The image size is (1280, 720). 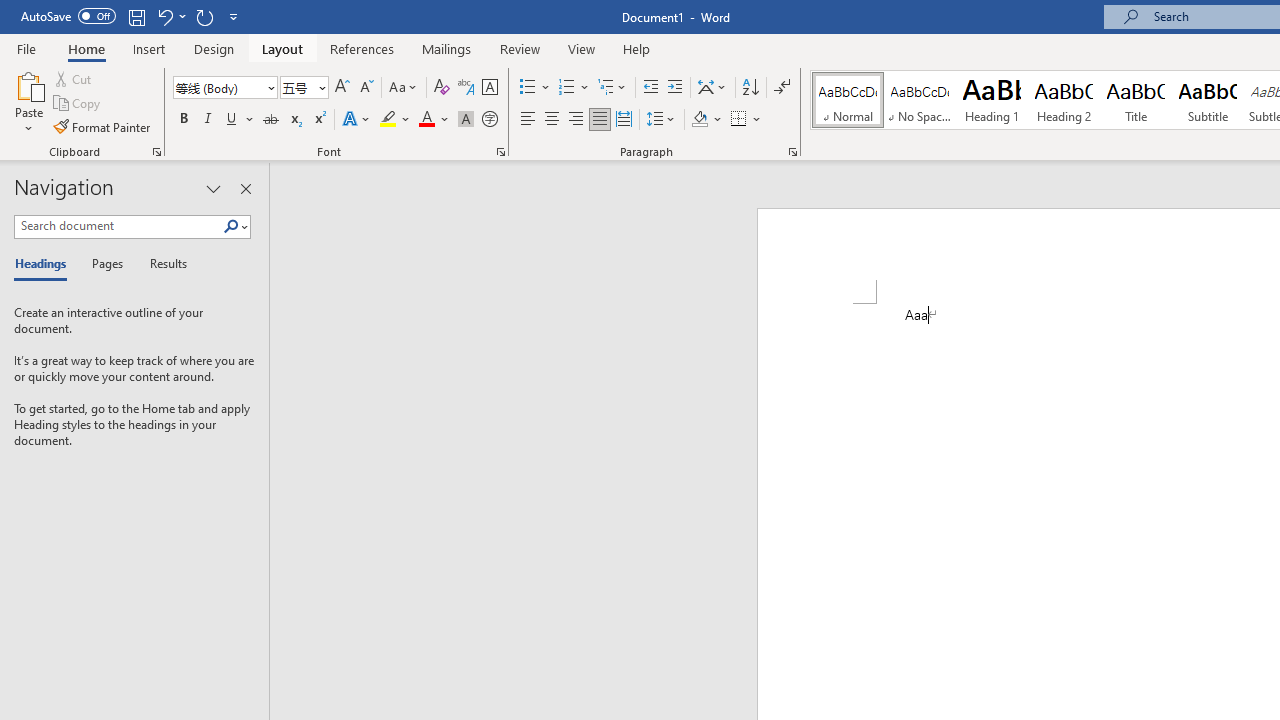 I want to click on 'Show/Hide Editing Marks', so click(x=781, y=86).